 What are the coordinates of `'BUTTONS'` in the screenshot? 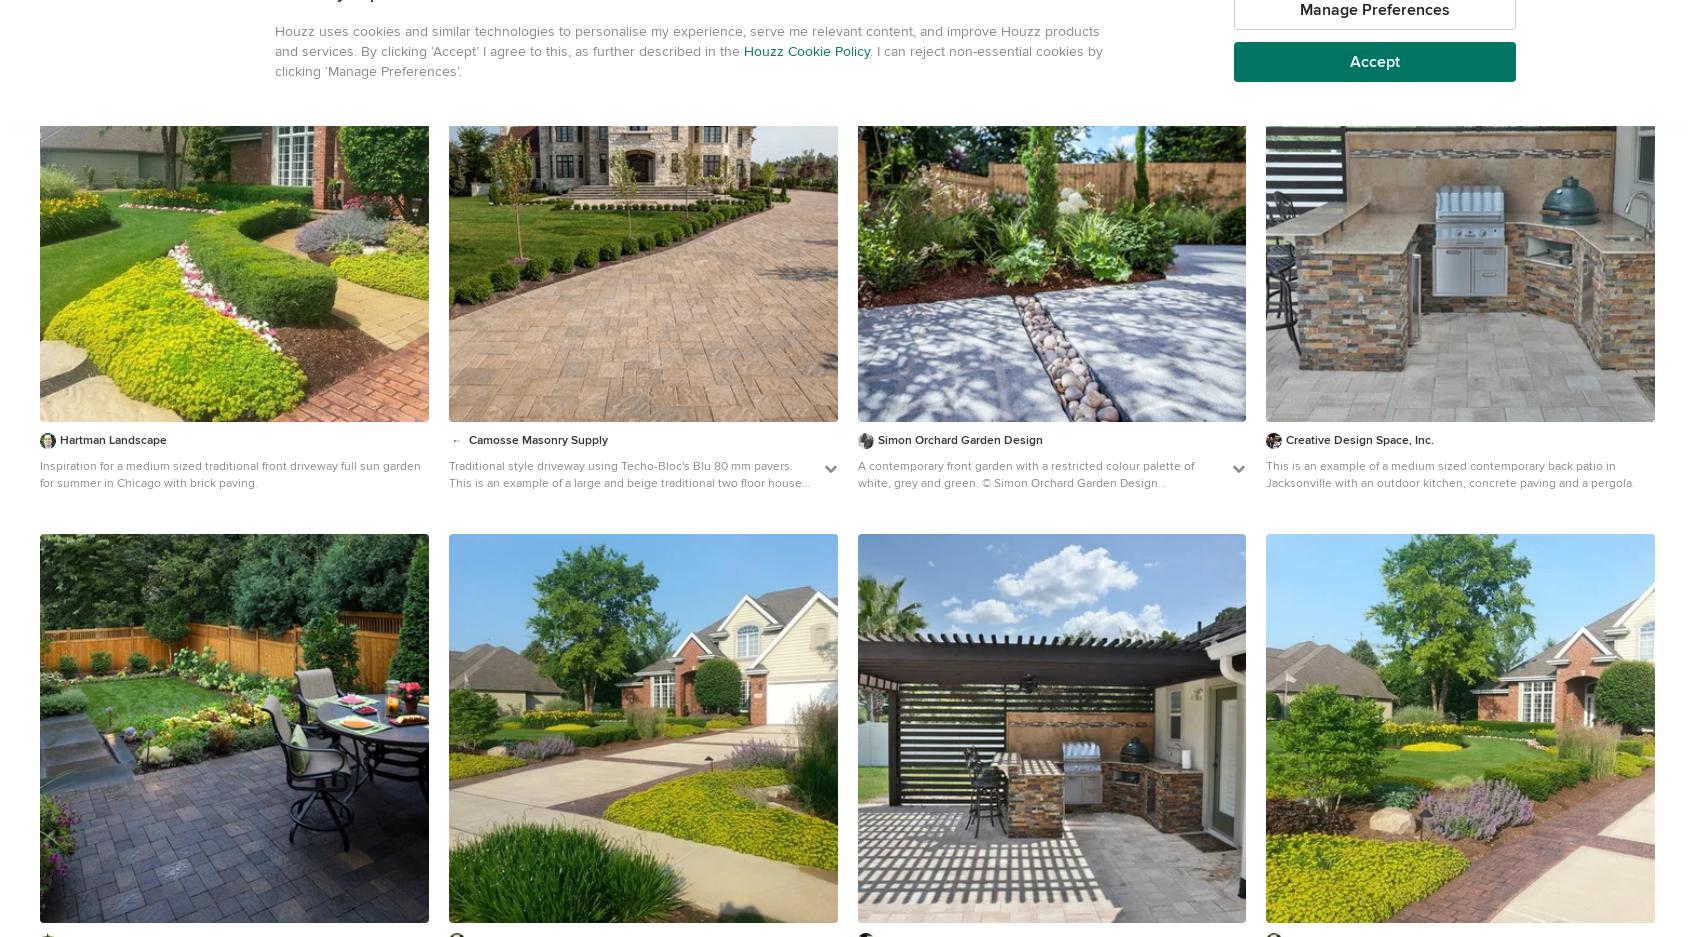 It's located at (898, 96).